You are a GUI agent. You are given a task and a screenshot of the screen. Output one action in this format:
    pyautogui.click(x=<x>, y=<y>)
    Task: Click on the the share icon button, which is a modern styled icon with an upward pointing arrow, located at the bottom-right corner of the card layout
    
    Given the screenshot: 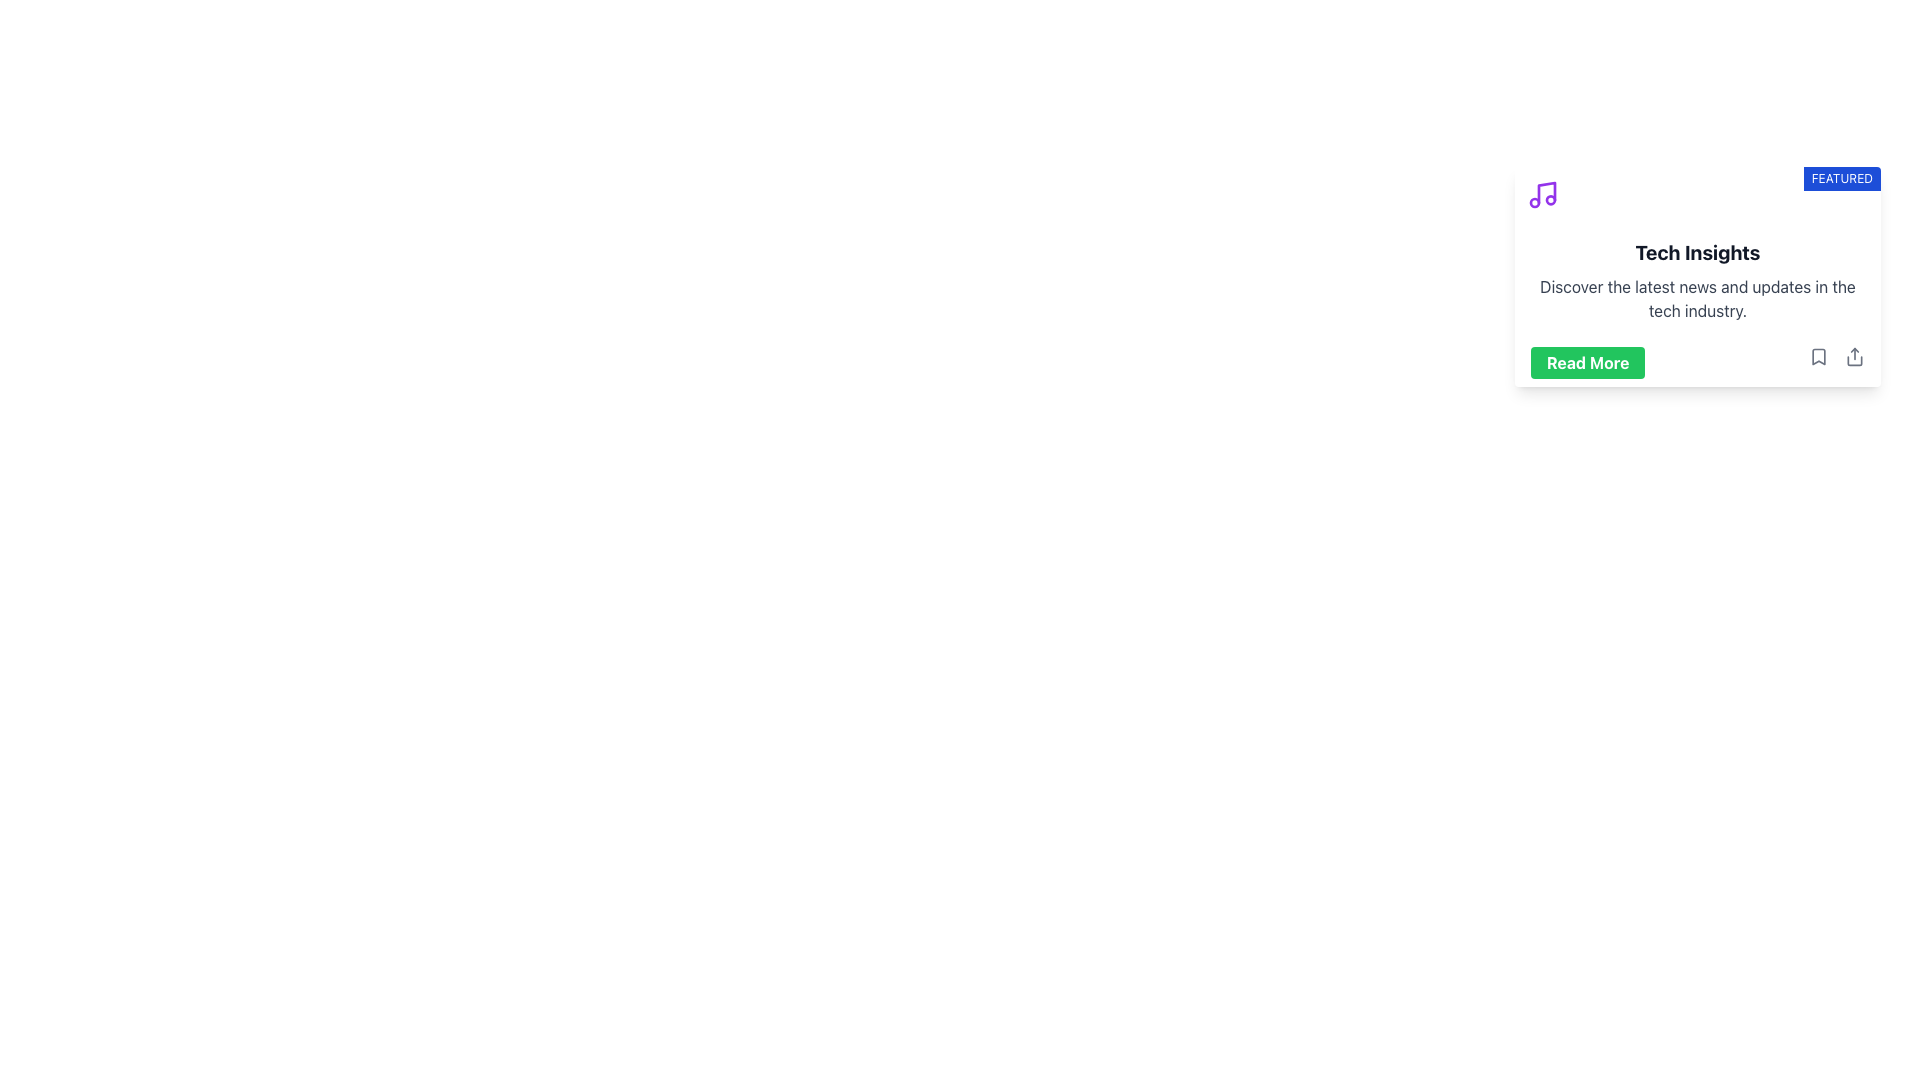 What is the action you would take?
    pyautogui.click(x=1853, y=356)
    